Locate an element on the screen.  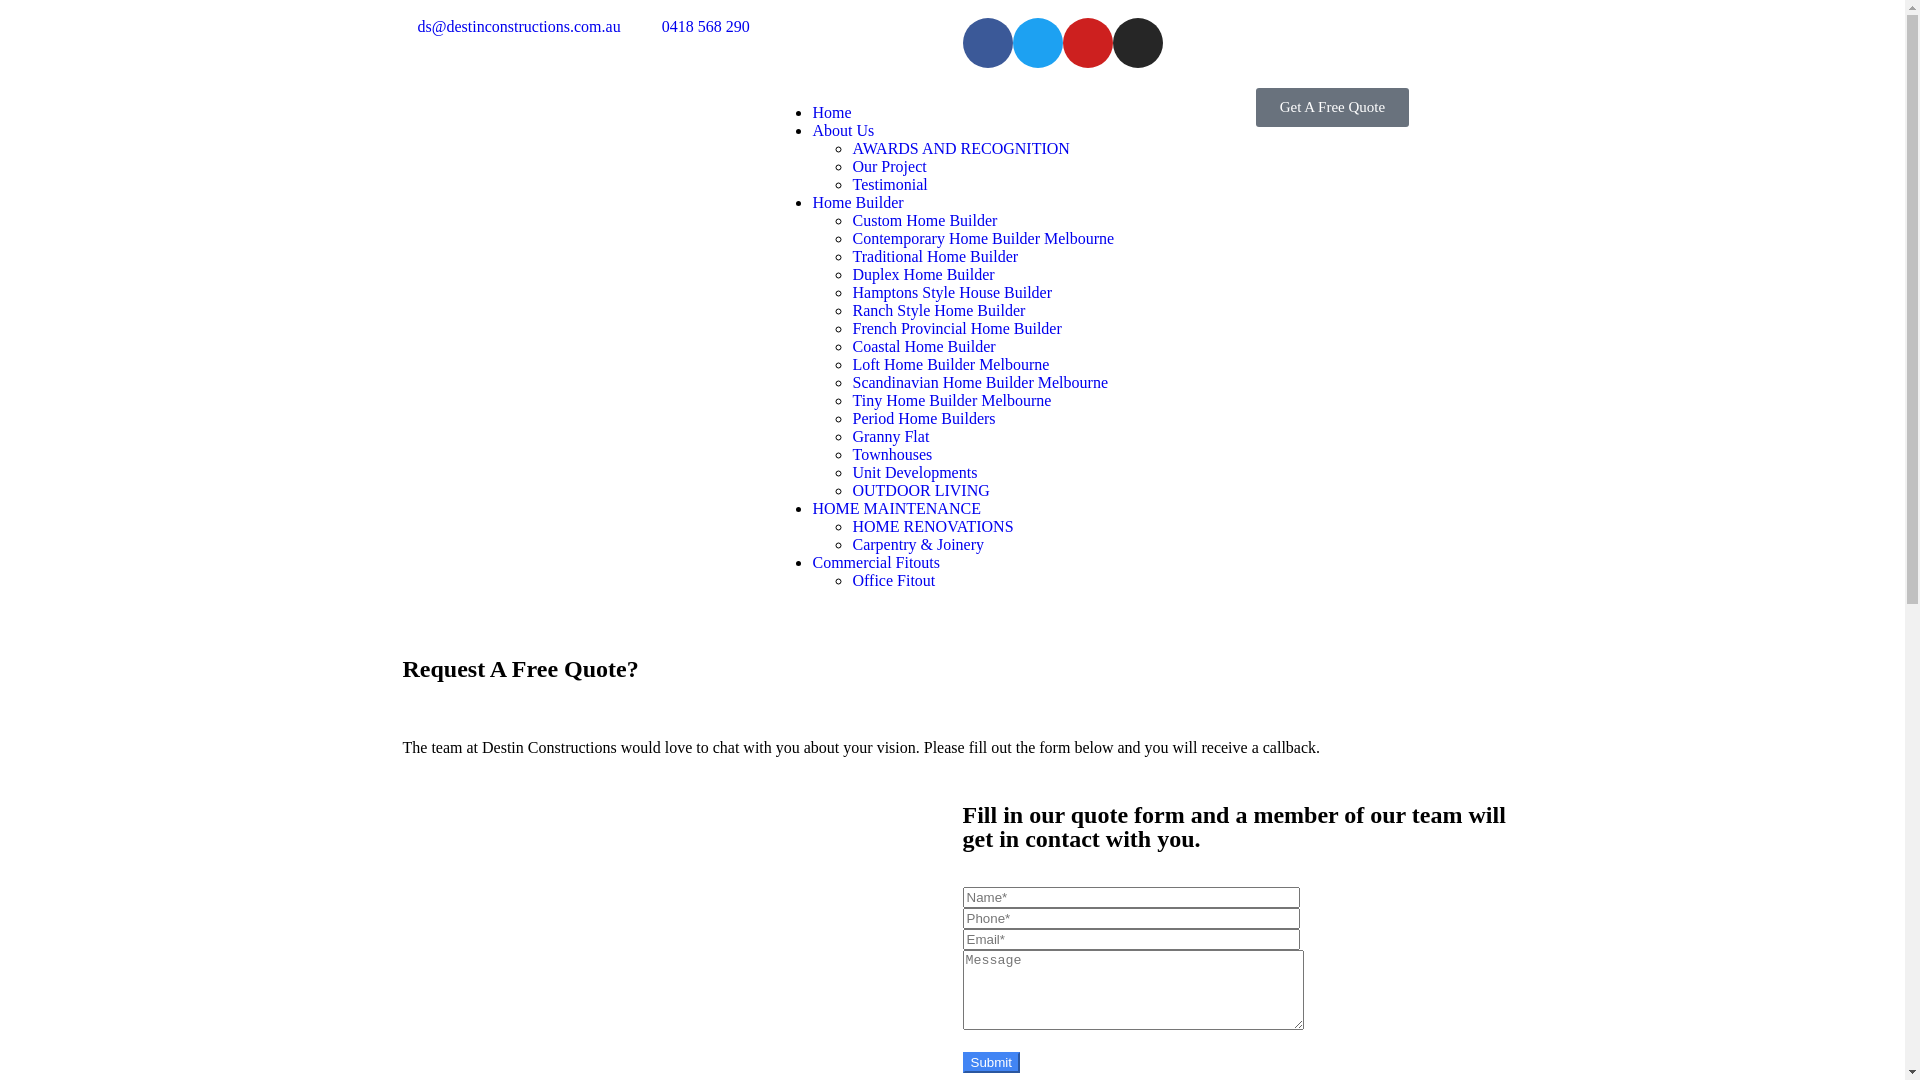
'French Provincial Home Builder' is located at coordinates (851, 327).